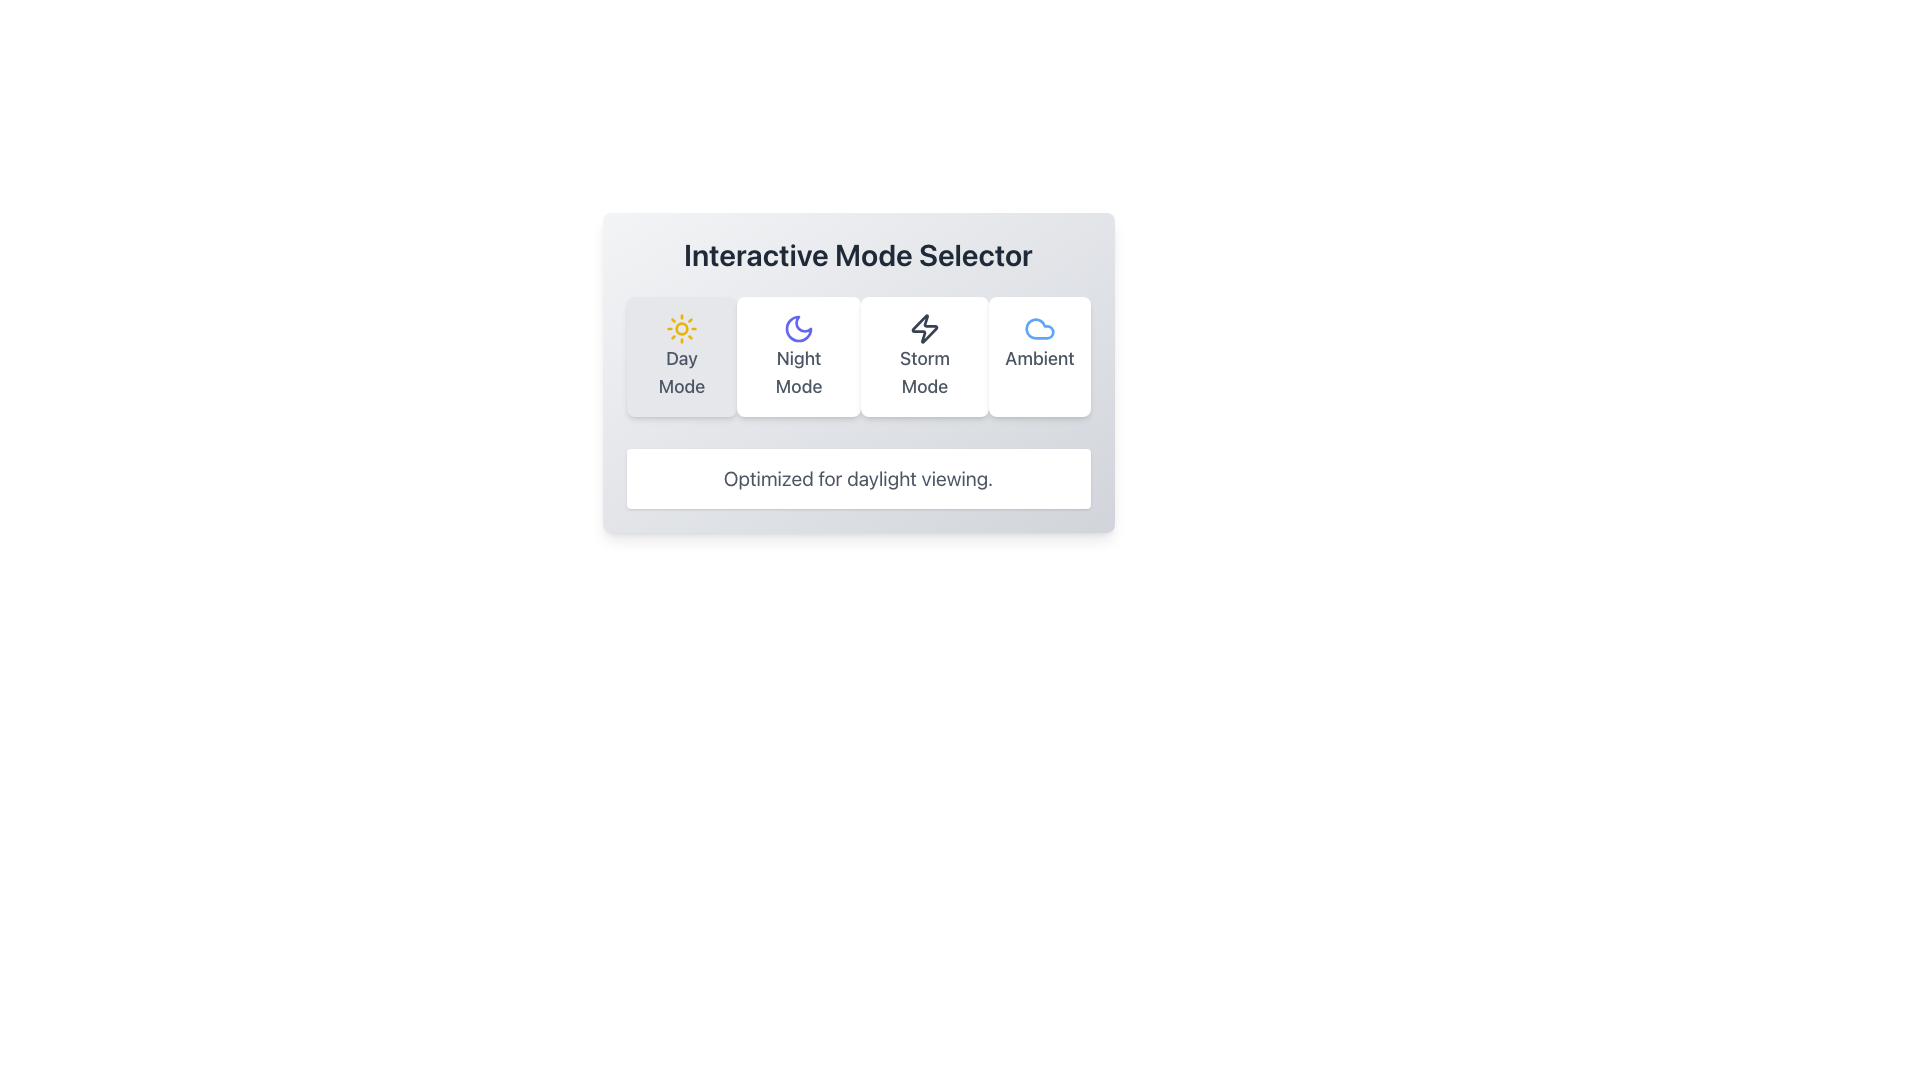 Image resolution: width=1920 pixels, height=1080 pixels. Describe the element at coordinates (924, 327) in the screenshot. I see `the 'Storm Mode' SVG icon, which is the third option in the 'Interactive Mode Selector' group, located between 'Night Mode' and 'Ambient'` at that location.